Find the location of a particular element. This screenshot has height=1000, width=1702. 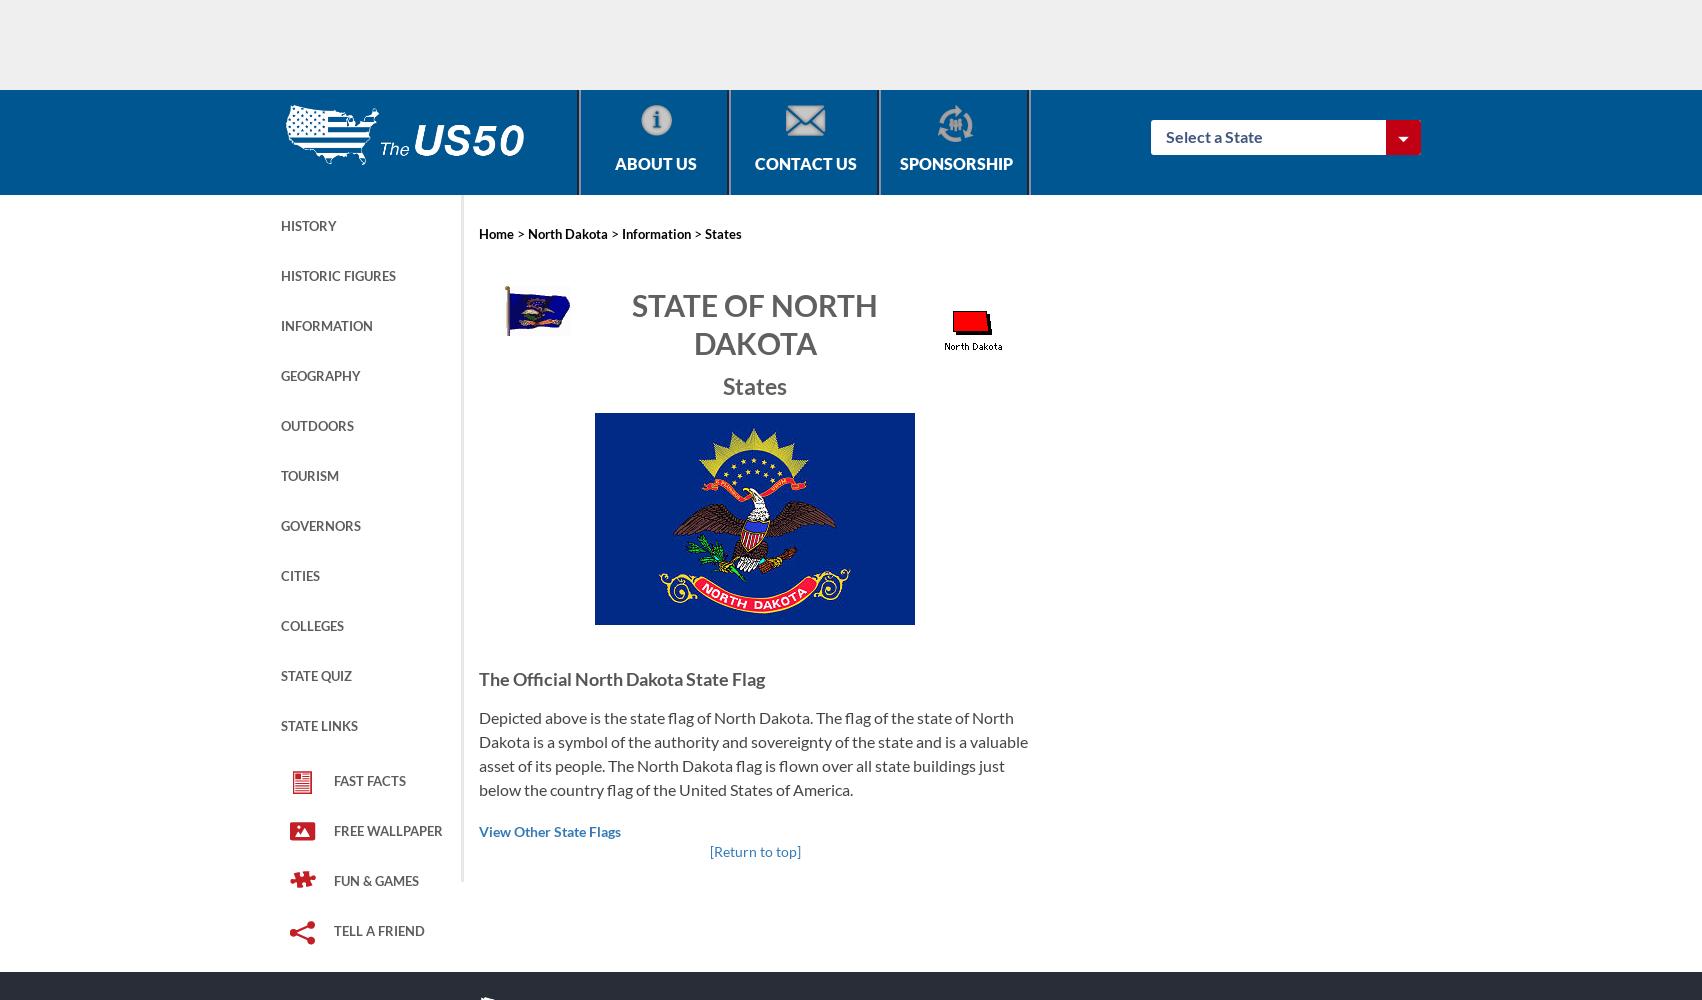

'FAST FACTS' is located at coordinates (333, 781).